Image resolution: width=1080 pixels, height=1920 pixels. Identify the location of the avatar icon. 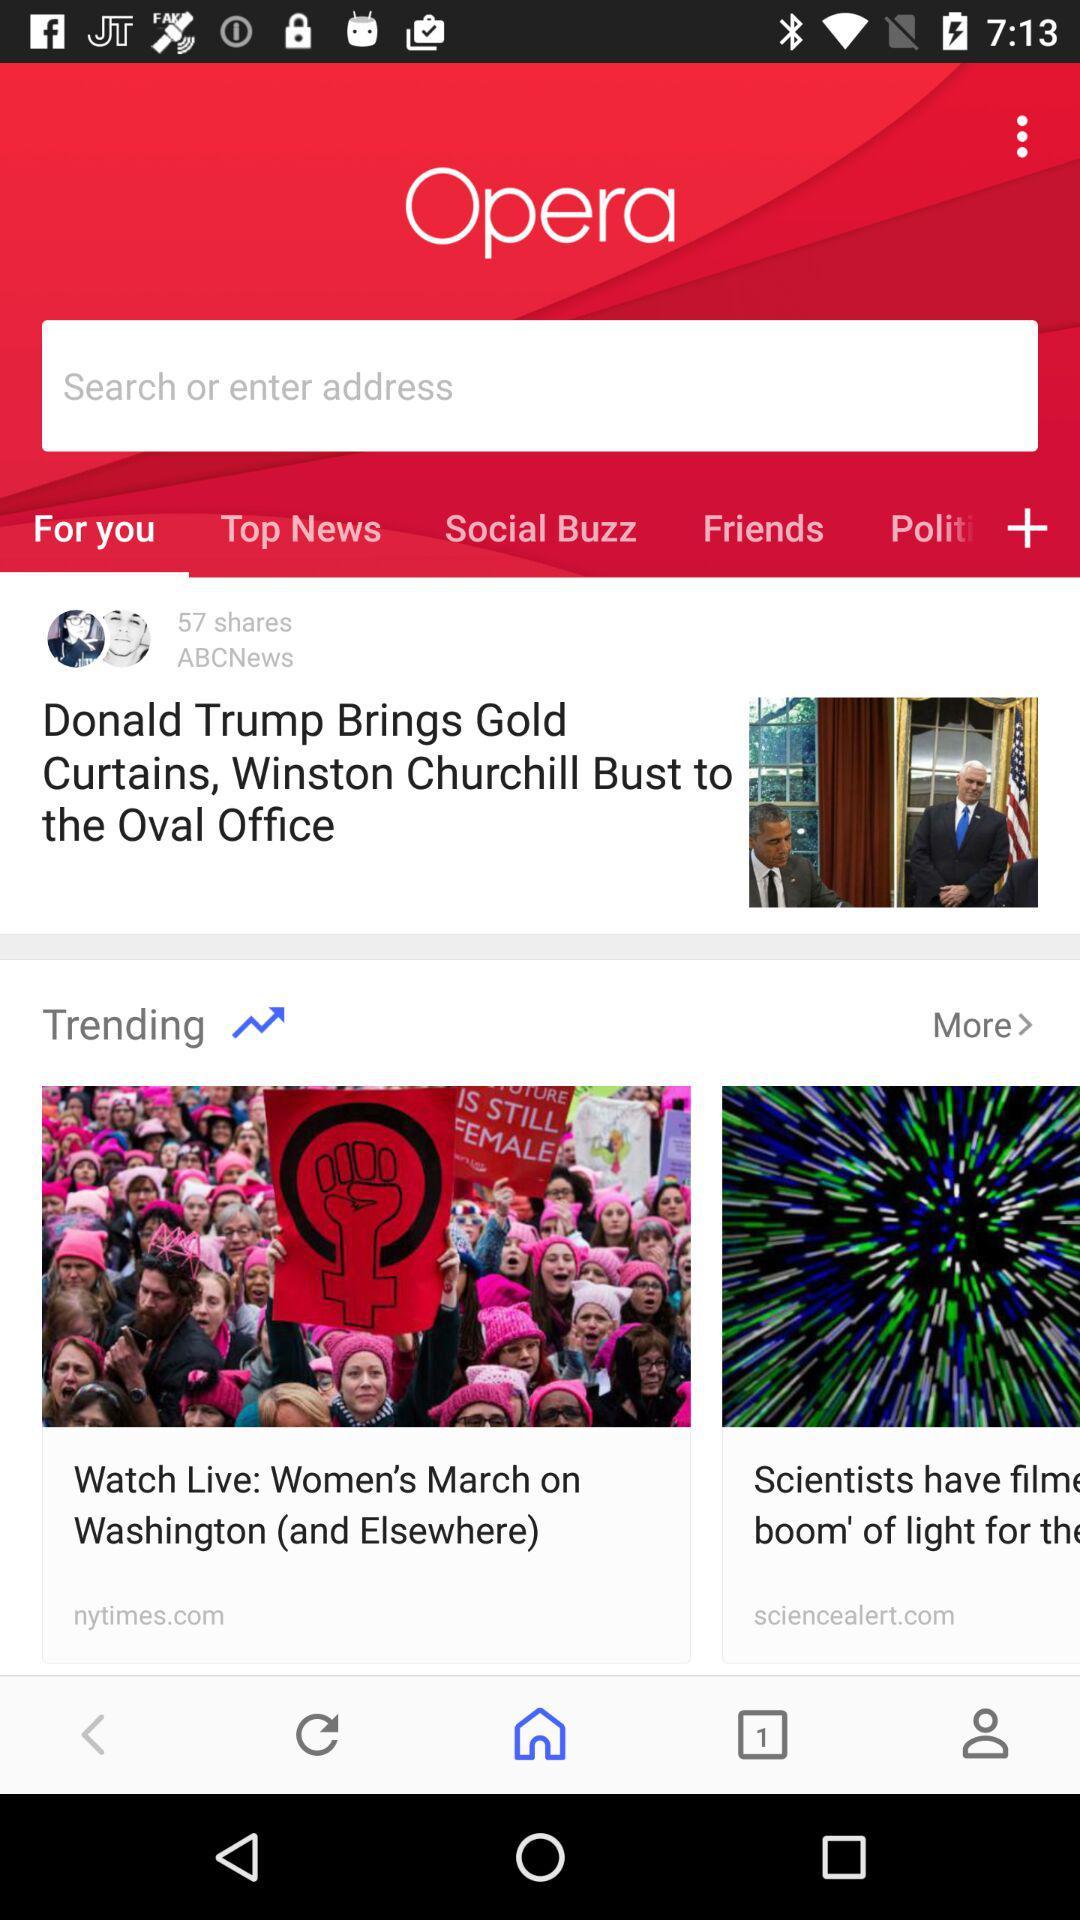
(984, 1733).